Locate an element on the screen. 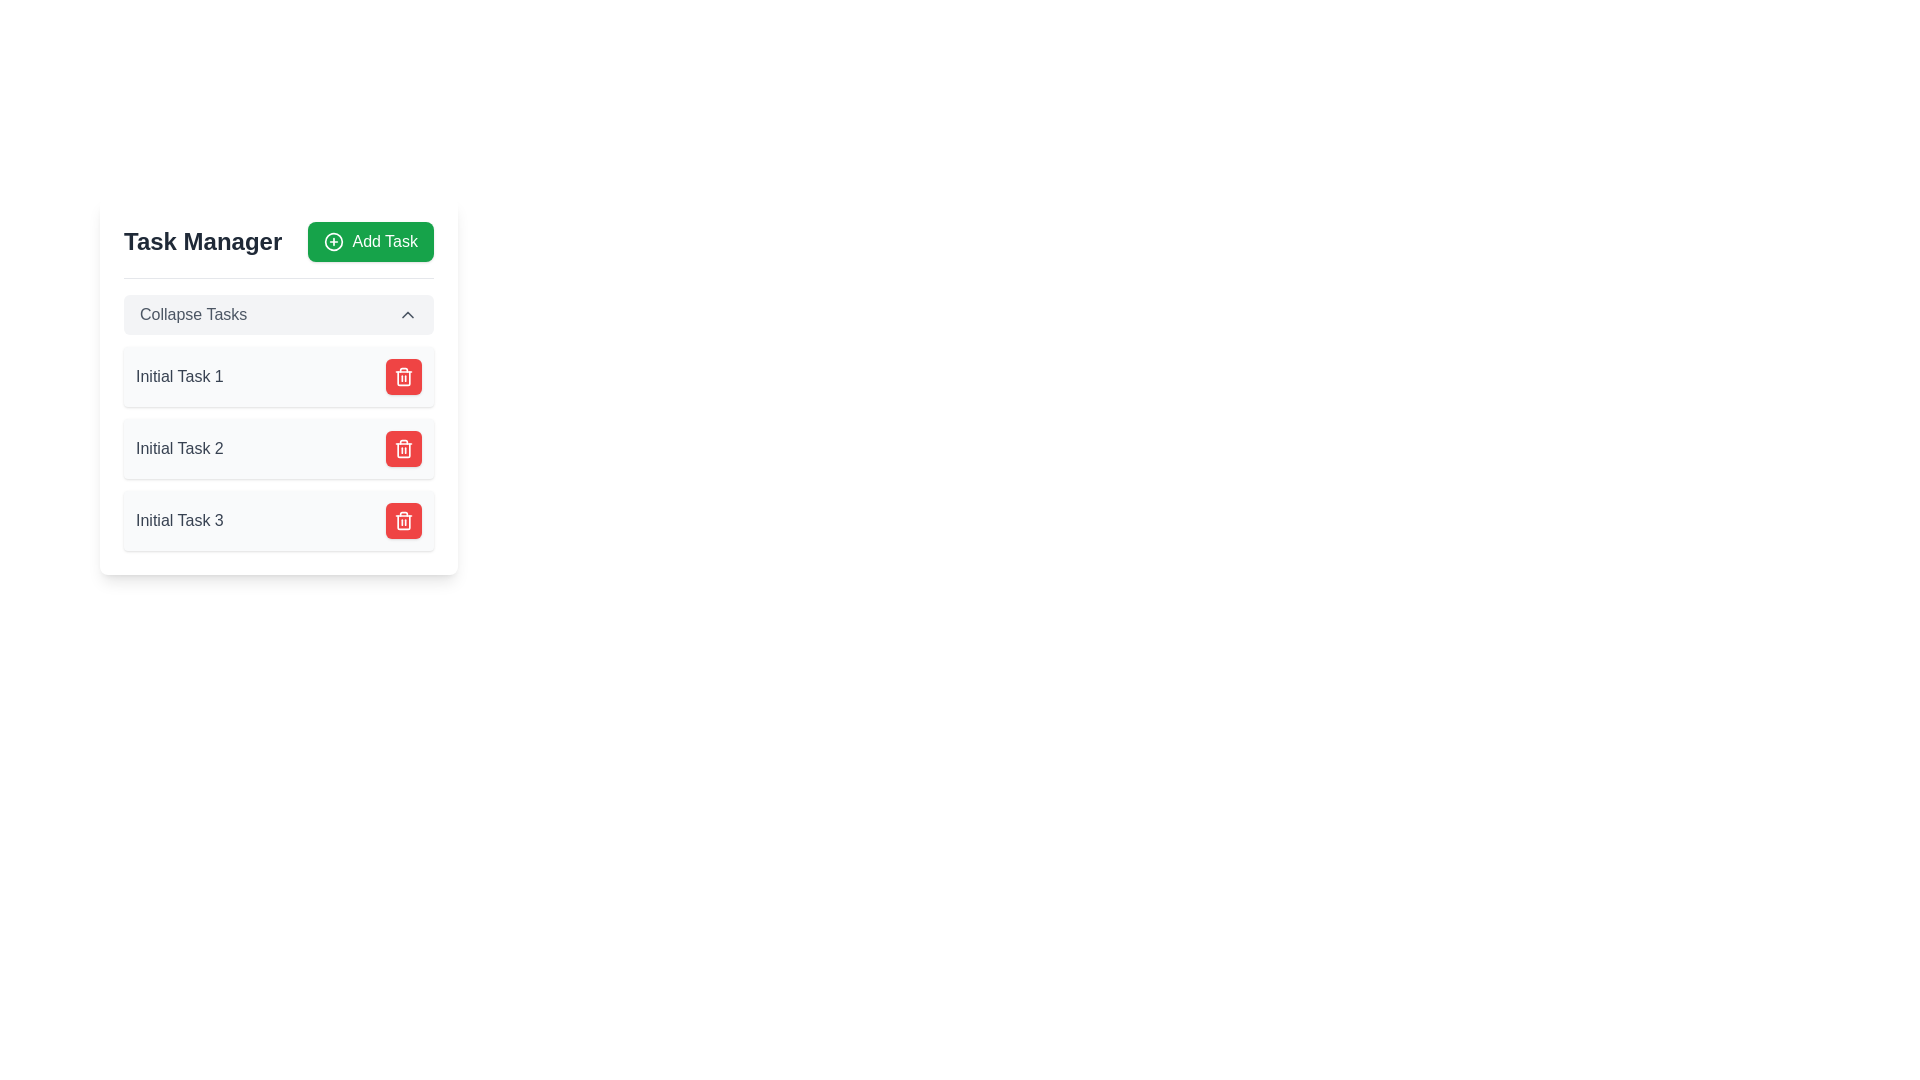  the visual representation of the 'Add Task' circular icon with a green background and plus symbol, located to the left of the 'Add Task' button is located at coordinates (334, 241).